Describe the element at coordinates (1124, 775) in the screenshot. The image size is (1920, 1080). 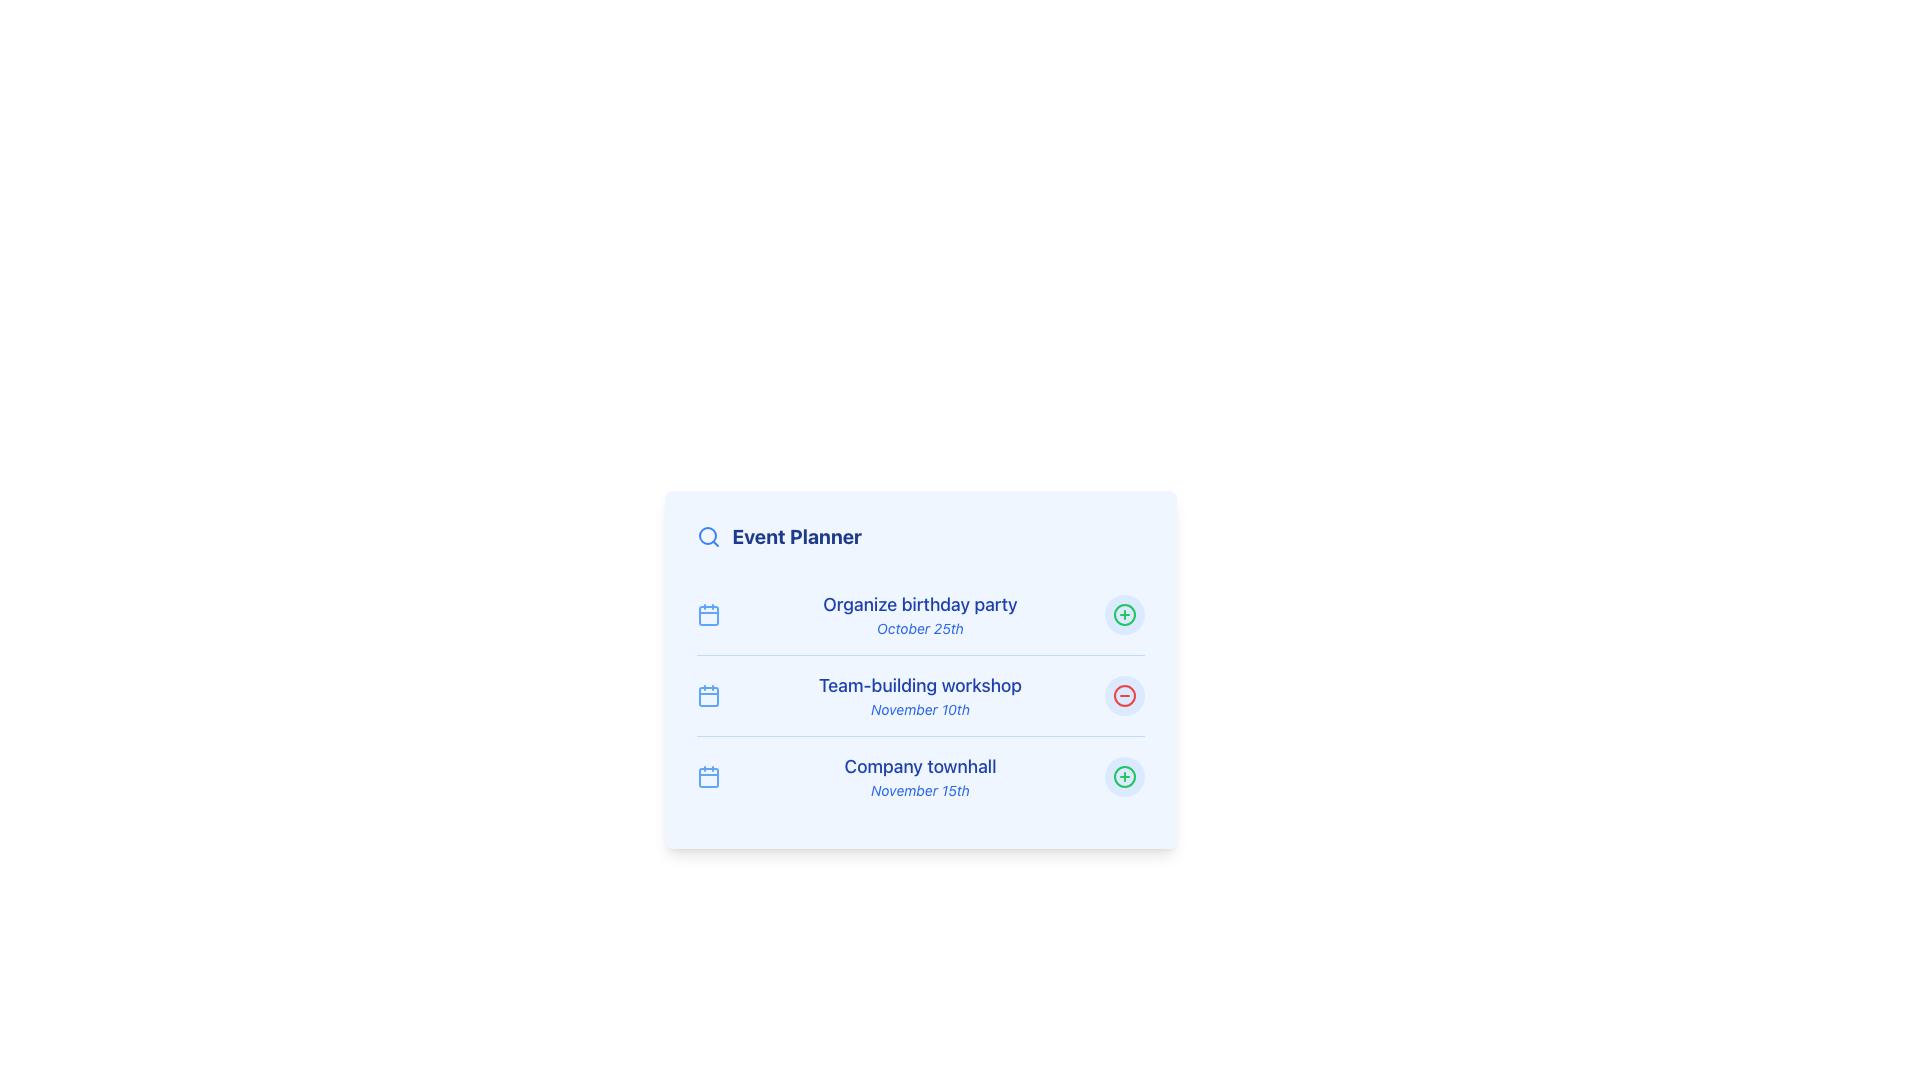
I see `the circular icon with a green border that is part of the 'circle-plus' button located to the right of the 'Organize birthday party' text item` at that location.